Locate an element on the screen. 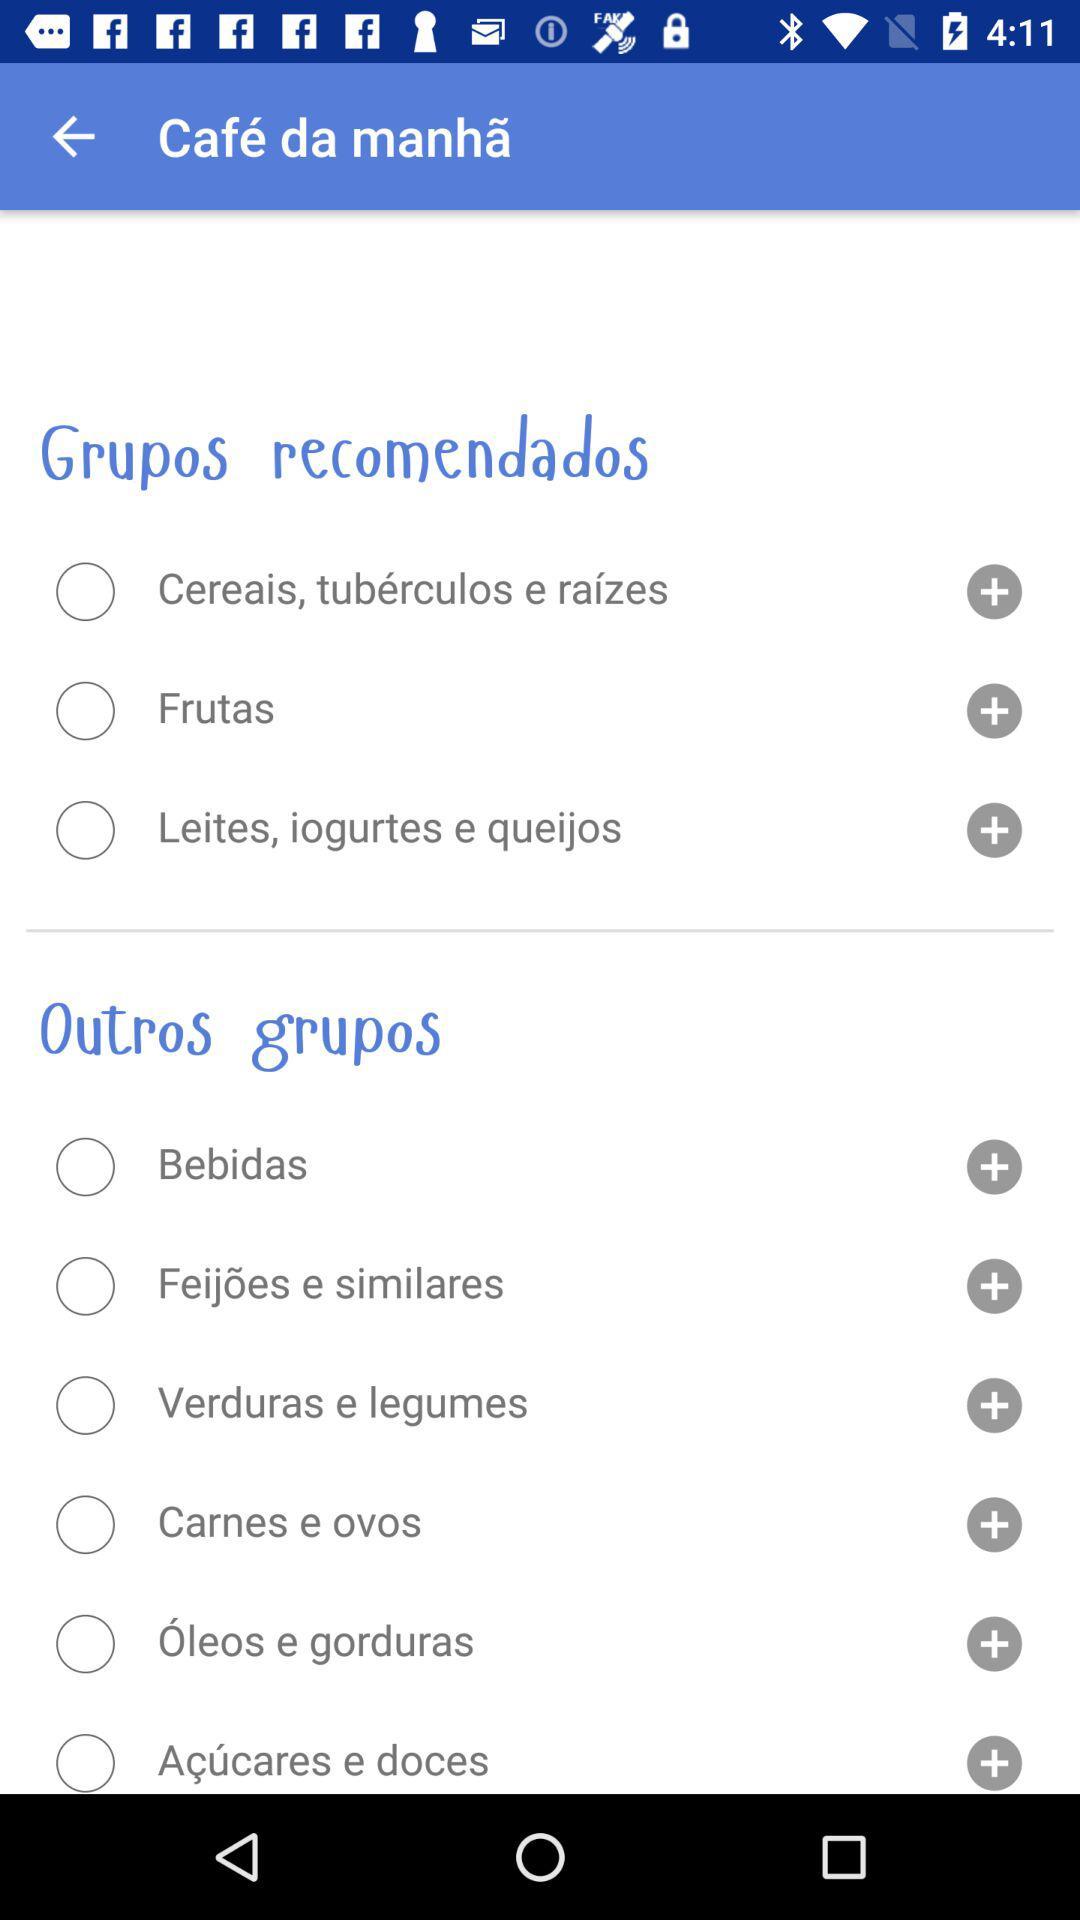 This screenshot has width=1080, height=1920. the item above the grupos recomendados item is located at coordinates (540, 290).